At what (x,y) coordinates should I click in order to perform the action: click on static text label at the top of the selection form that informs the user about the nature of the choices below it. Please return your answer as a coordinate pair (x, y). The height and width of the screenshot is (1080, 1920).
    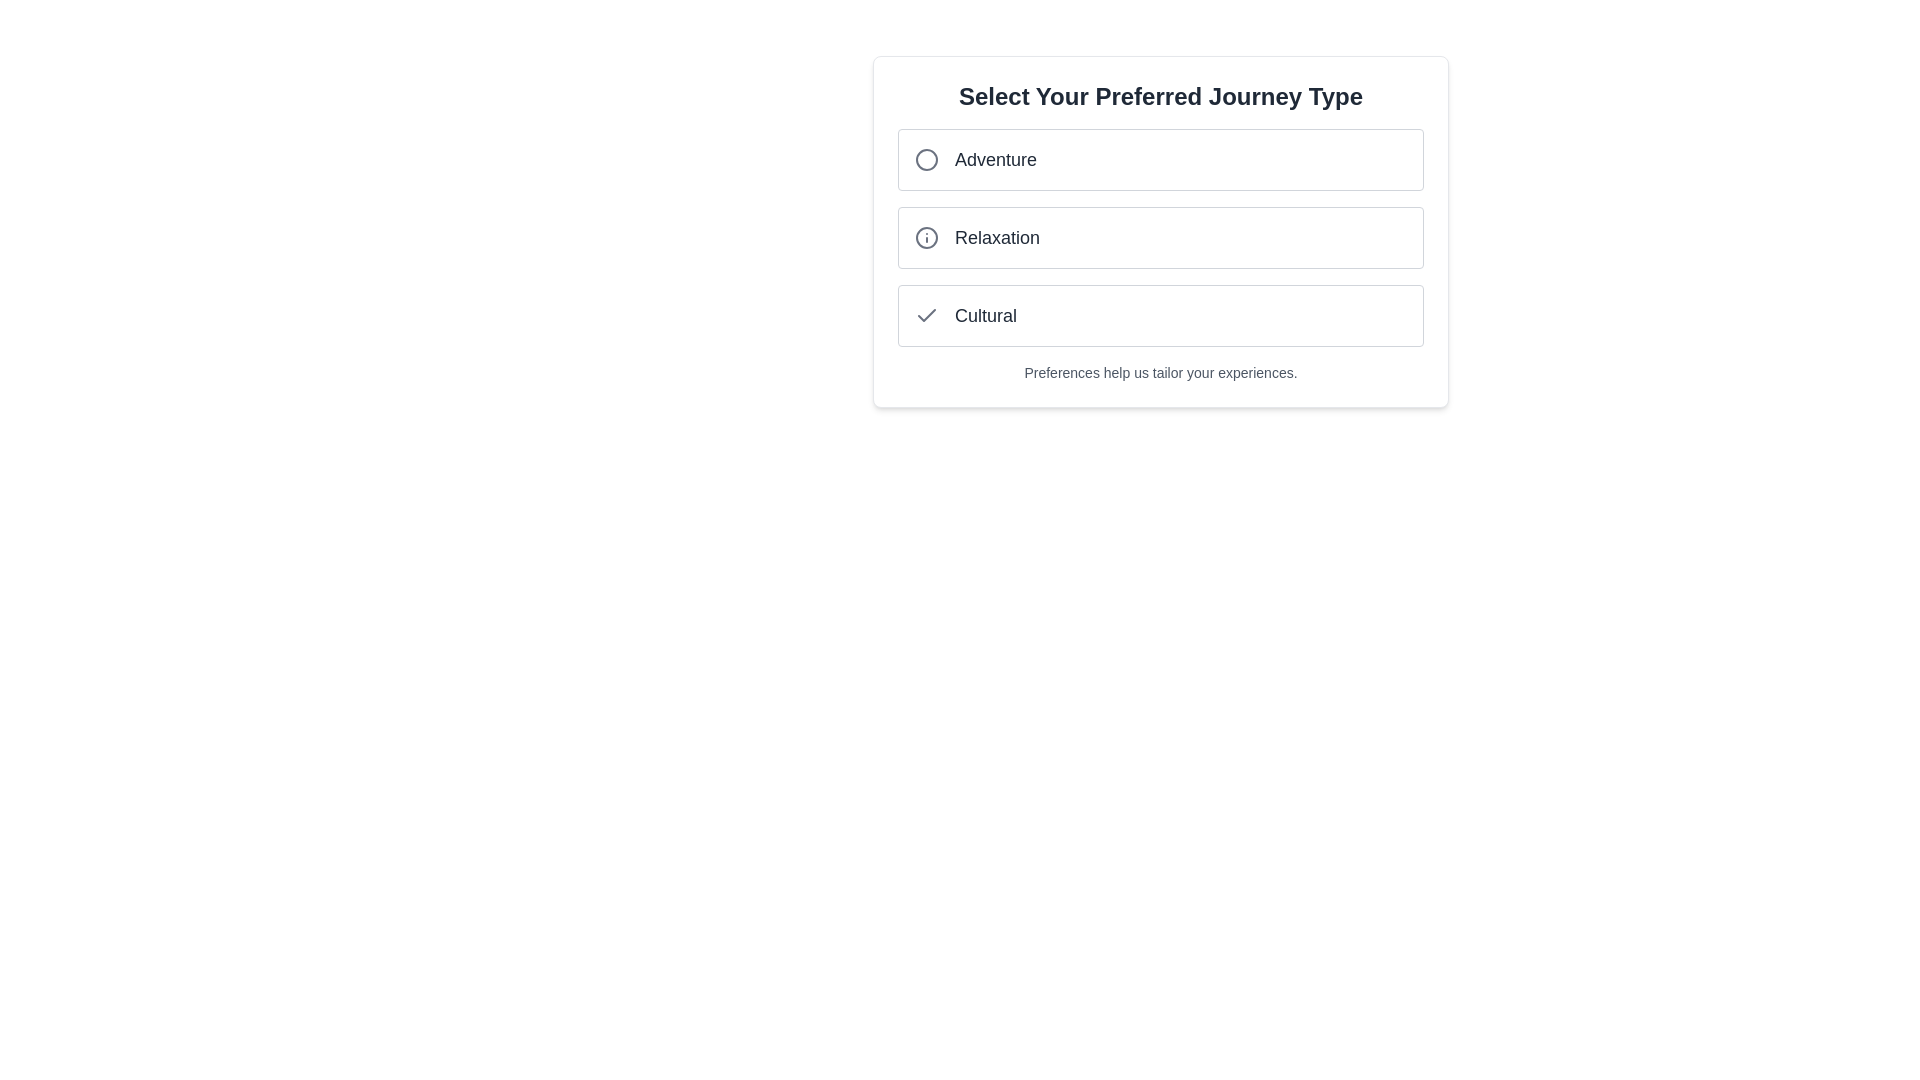
    Looking at the image, I should click on (1161, 96).